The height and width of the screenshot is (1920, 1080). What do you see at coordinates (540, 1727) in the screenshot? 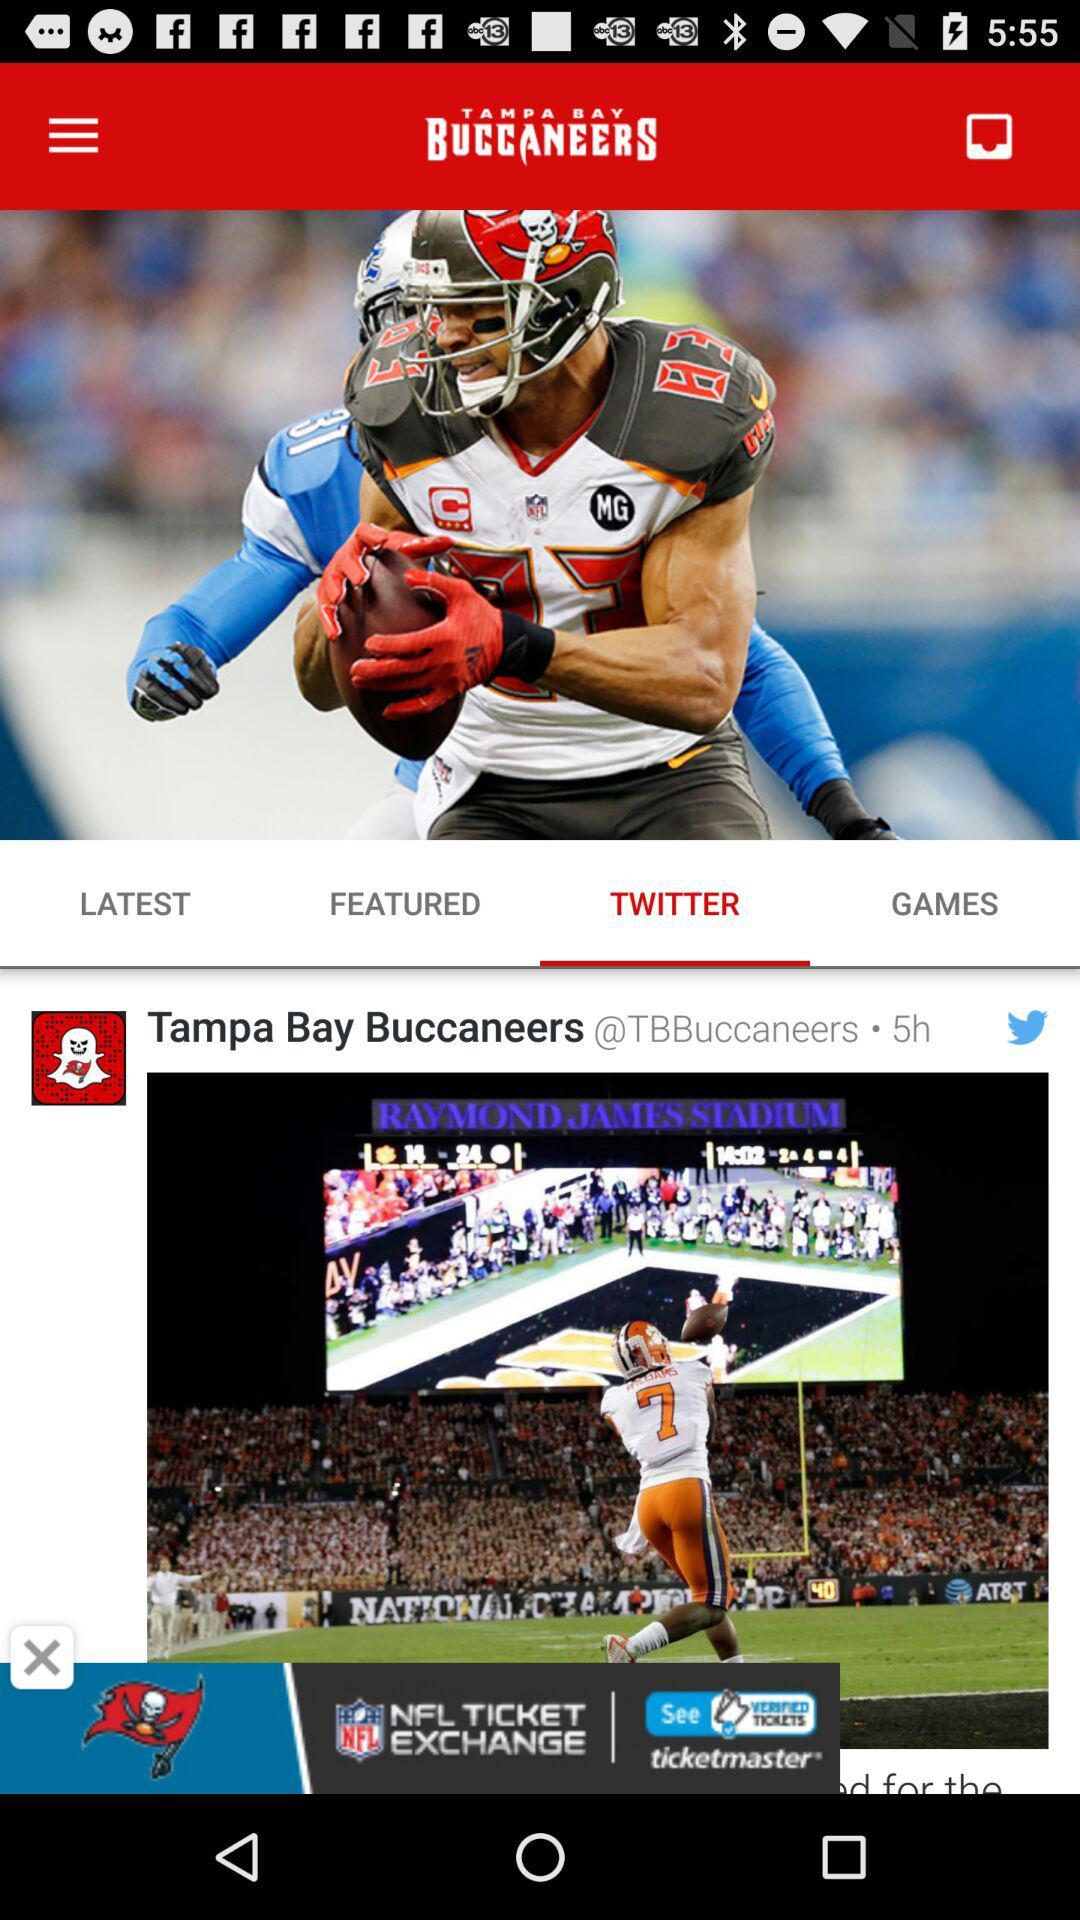
I see `view add` at bounding box center [540, 1727].